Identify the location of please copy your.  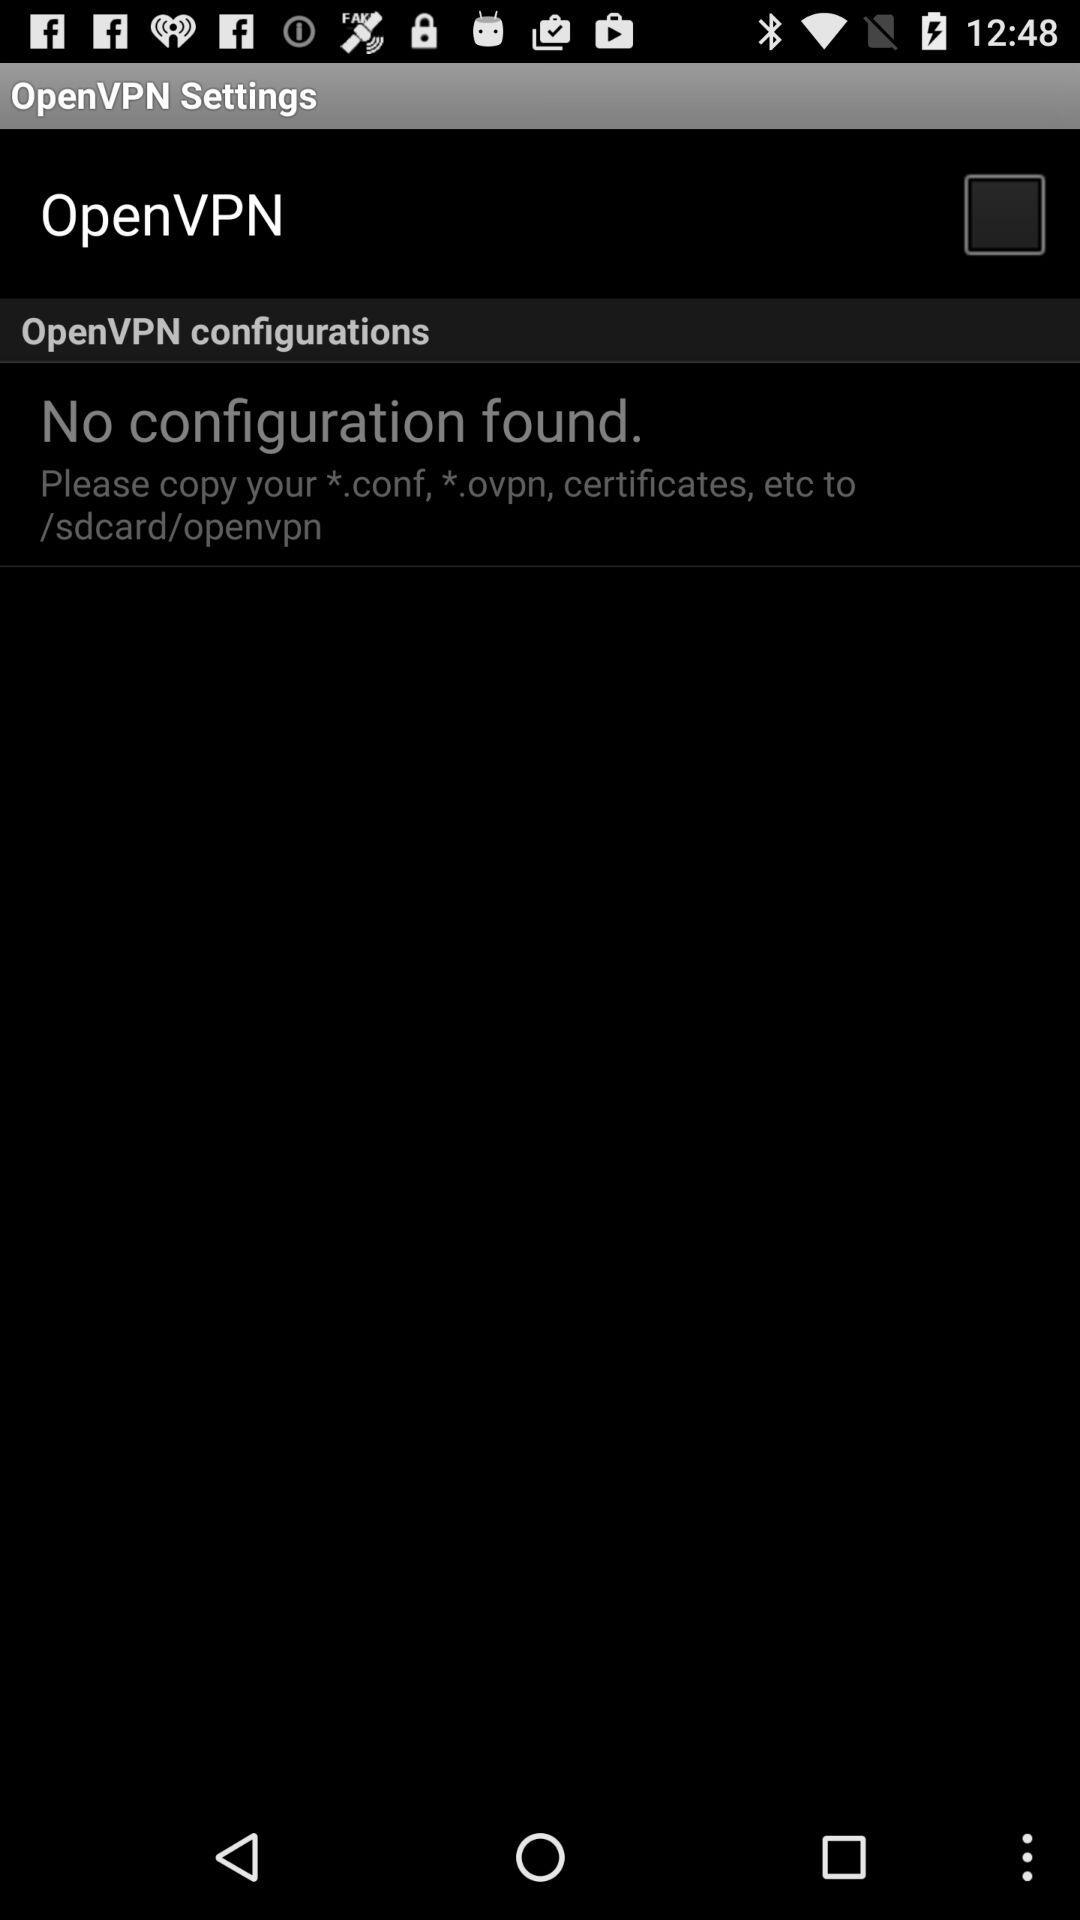
(453, 503).